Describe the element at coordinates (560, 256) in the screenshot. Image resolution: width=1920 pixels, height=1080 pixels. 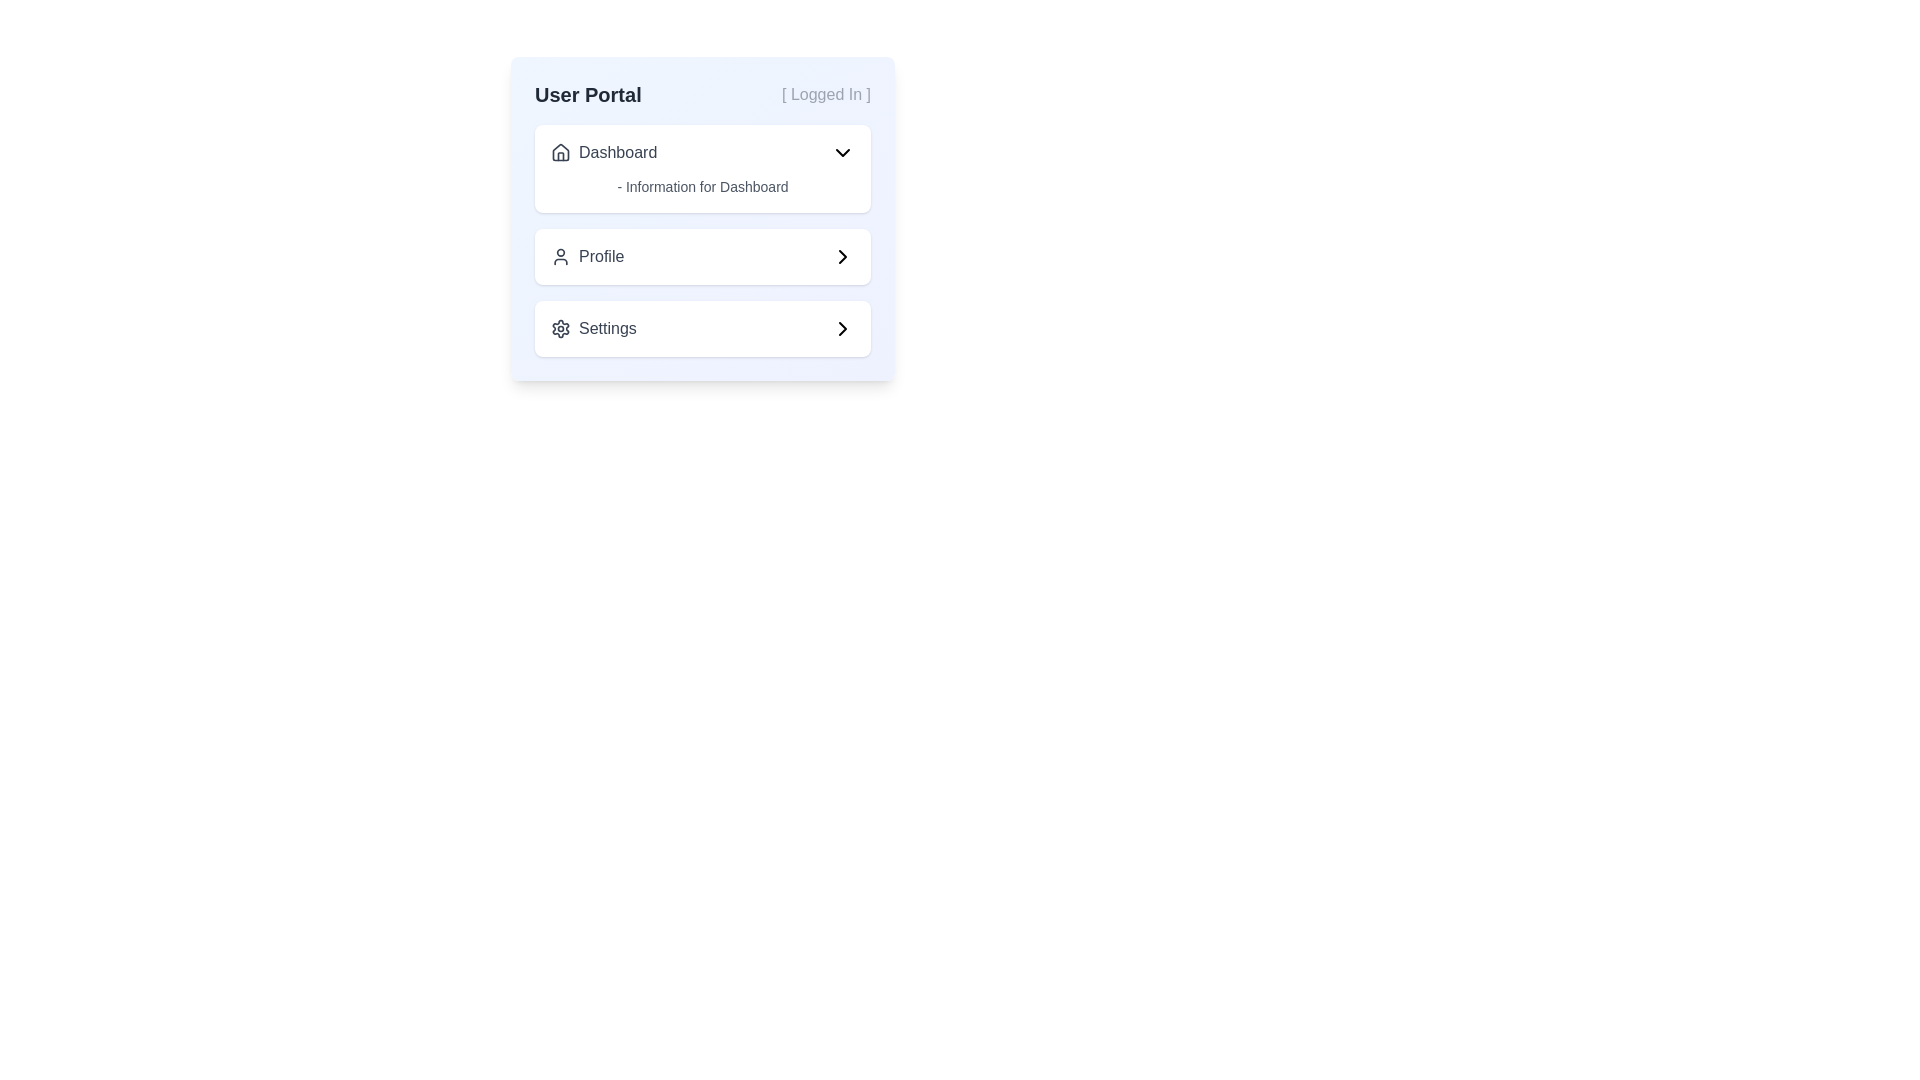
I see `the user profile silhouette icon with a thin gray outline located to the left of the 'Profile' label in the second row of the menu list` at that location.